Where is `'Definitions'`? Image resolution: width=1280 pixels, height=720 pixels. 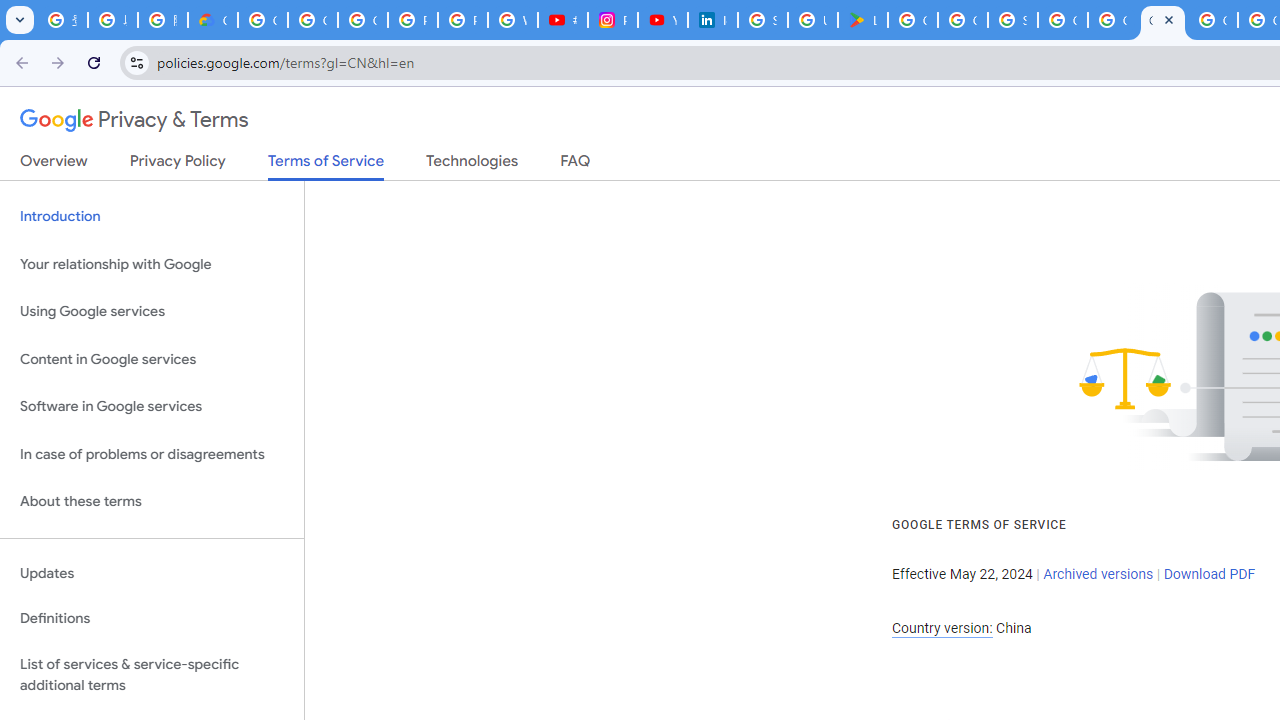
'Definitions' is located at coordinates (151, 618).